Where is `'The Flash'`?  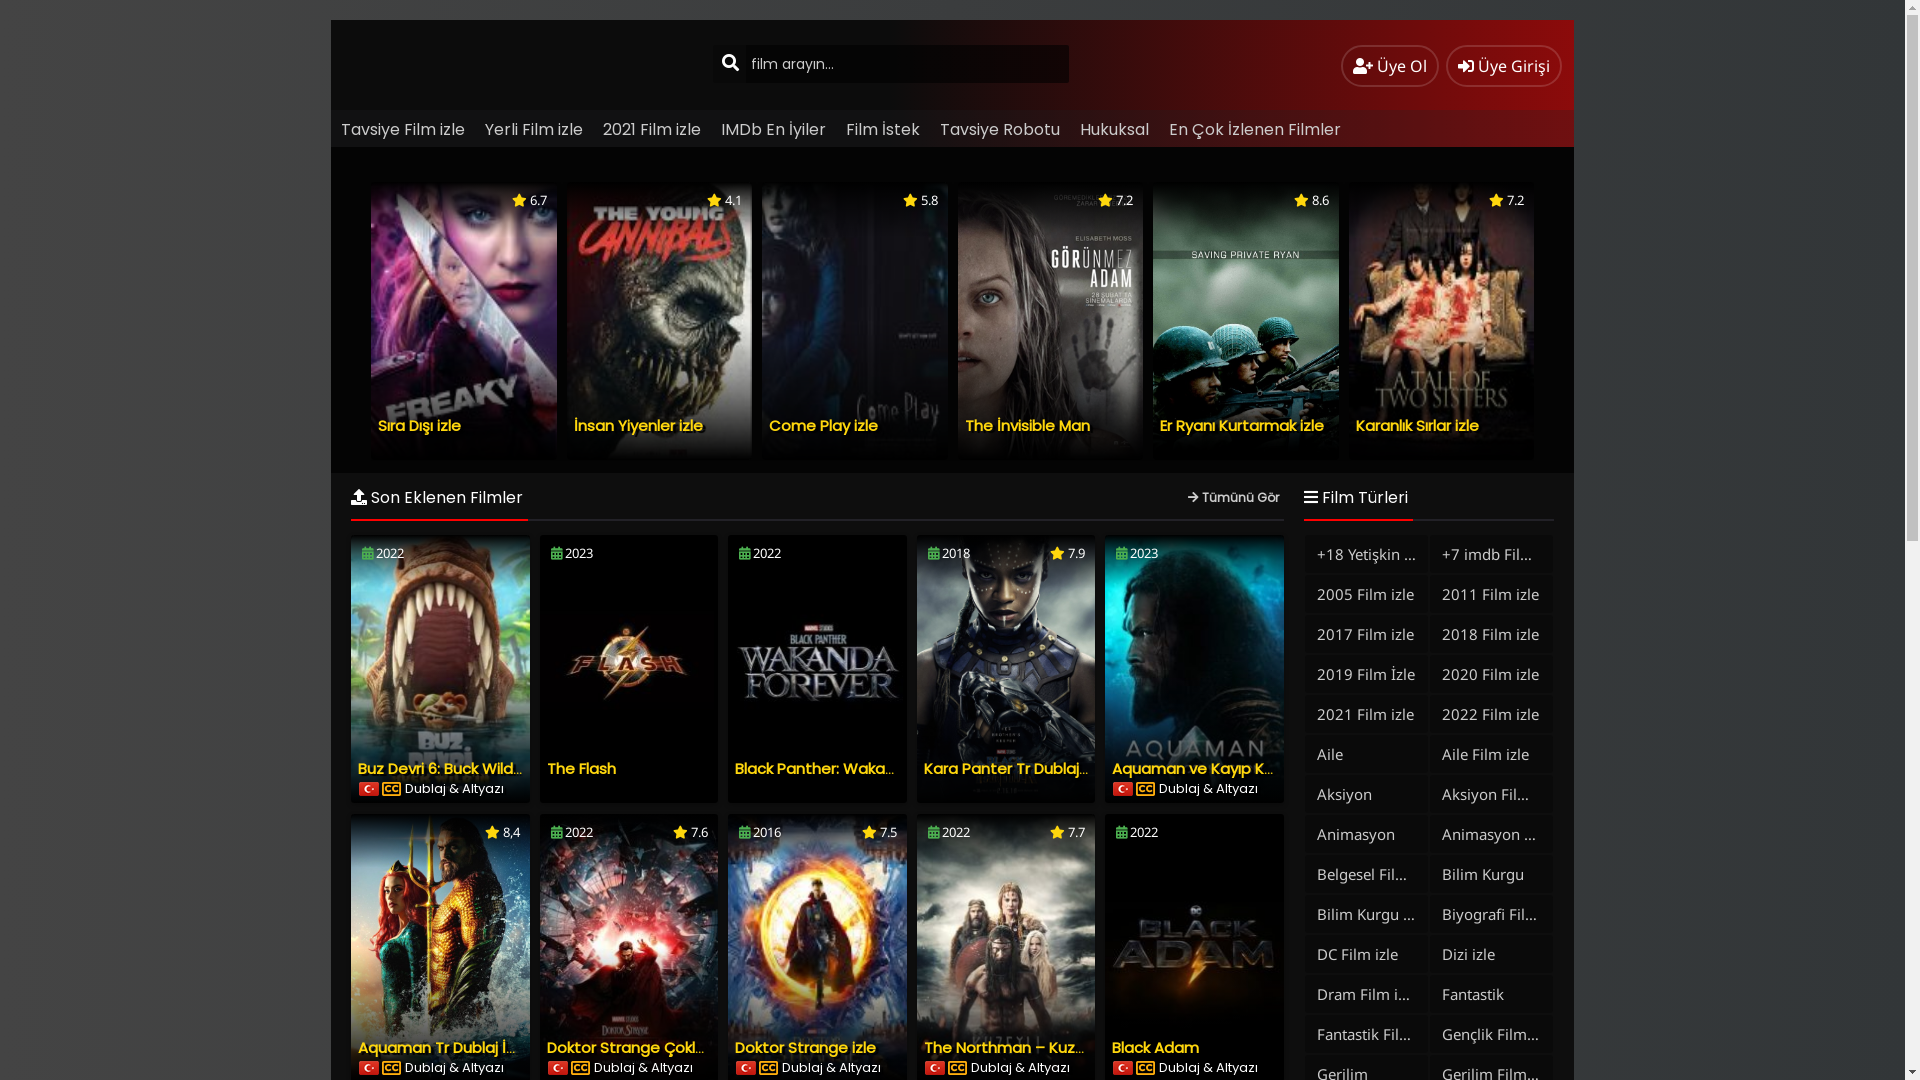 'The Flash' is located at coordinates (580, 767).